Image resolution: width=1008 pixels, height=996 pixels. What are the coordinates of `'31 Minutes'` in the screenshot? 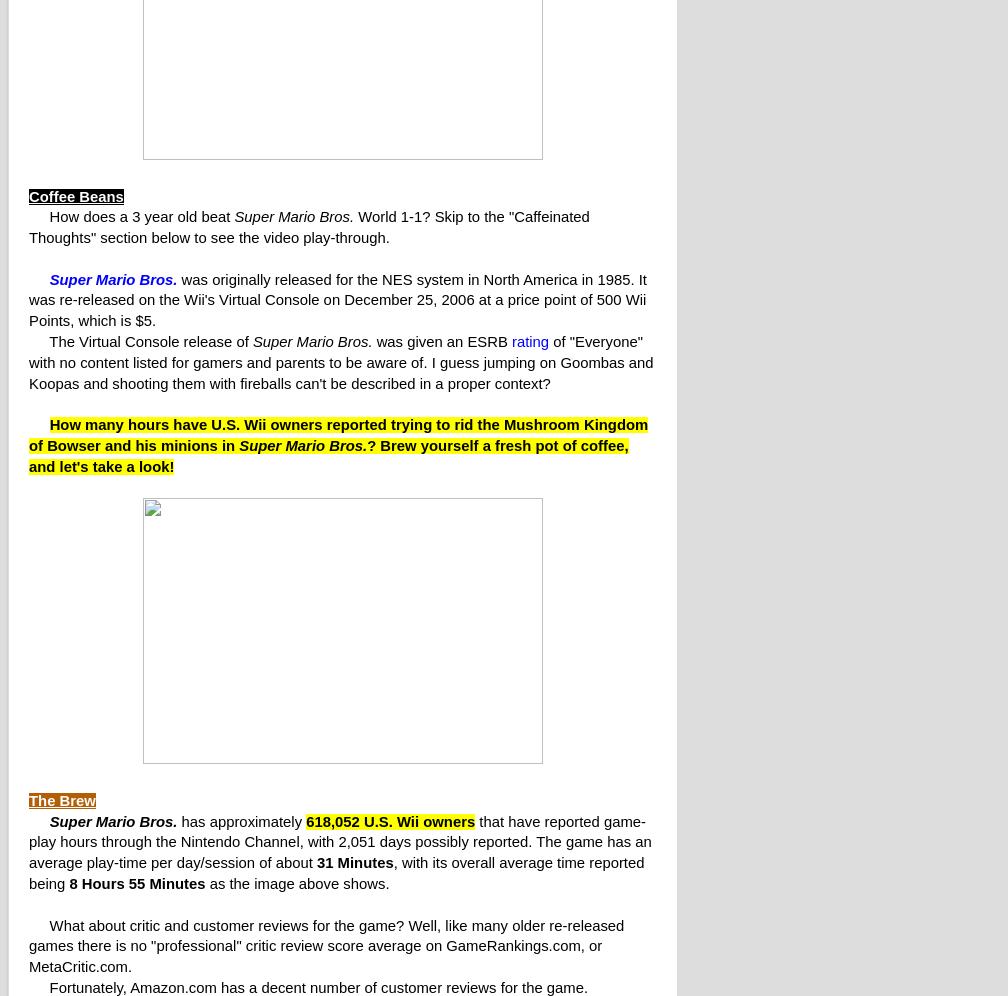 It's located at (316, 863).